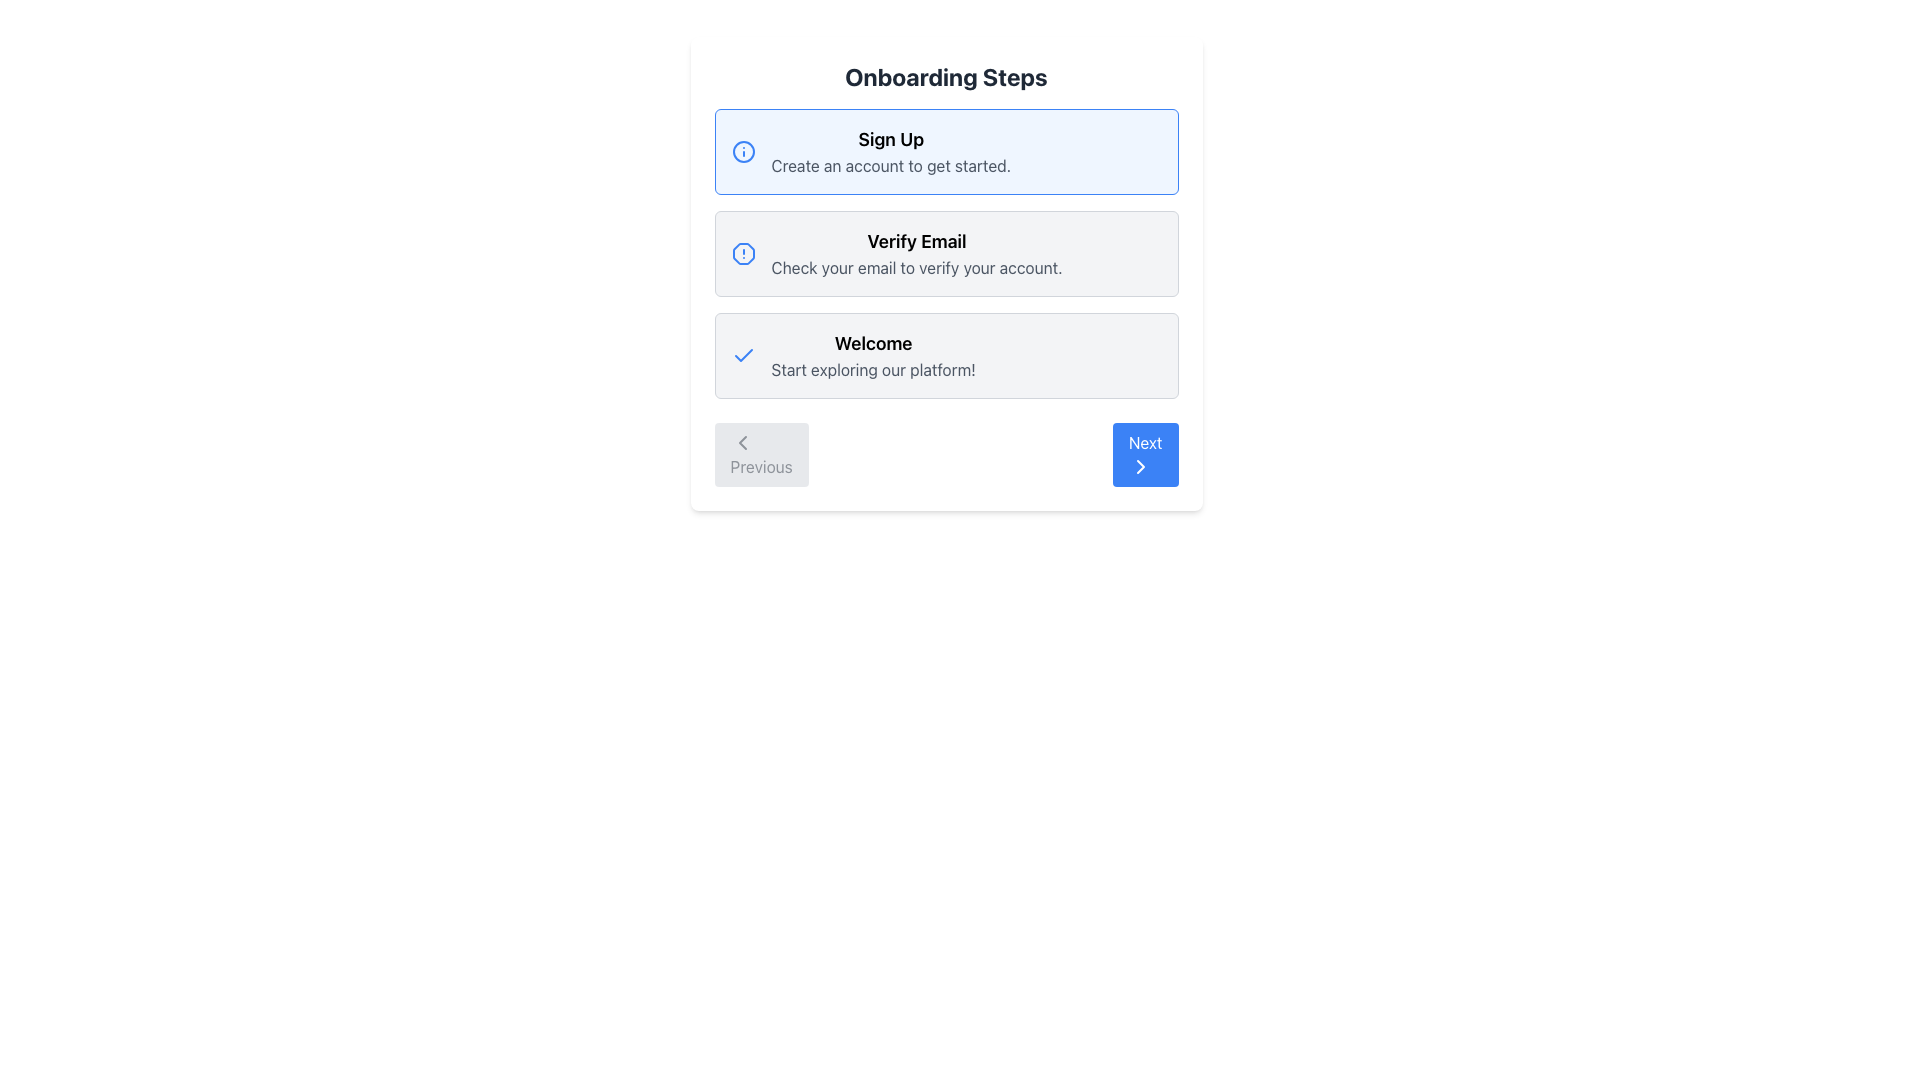 This screenshot has width=1920, height=1080. Describe the element at coordinates (873, 370) in the screenshot. I see `the text label that says 'Start exploring our platform!' located in the bottom-right corner of the 'Welcome' section` at that location.